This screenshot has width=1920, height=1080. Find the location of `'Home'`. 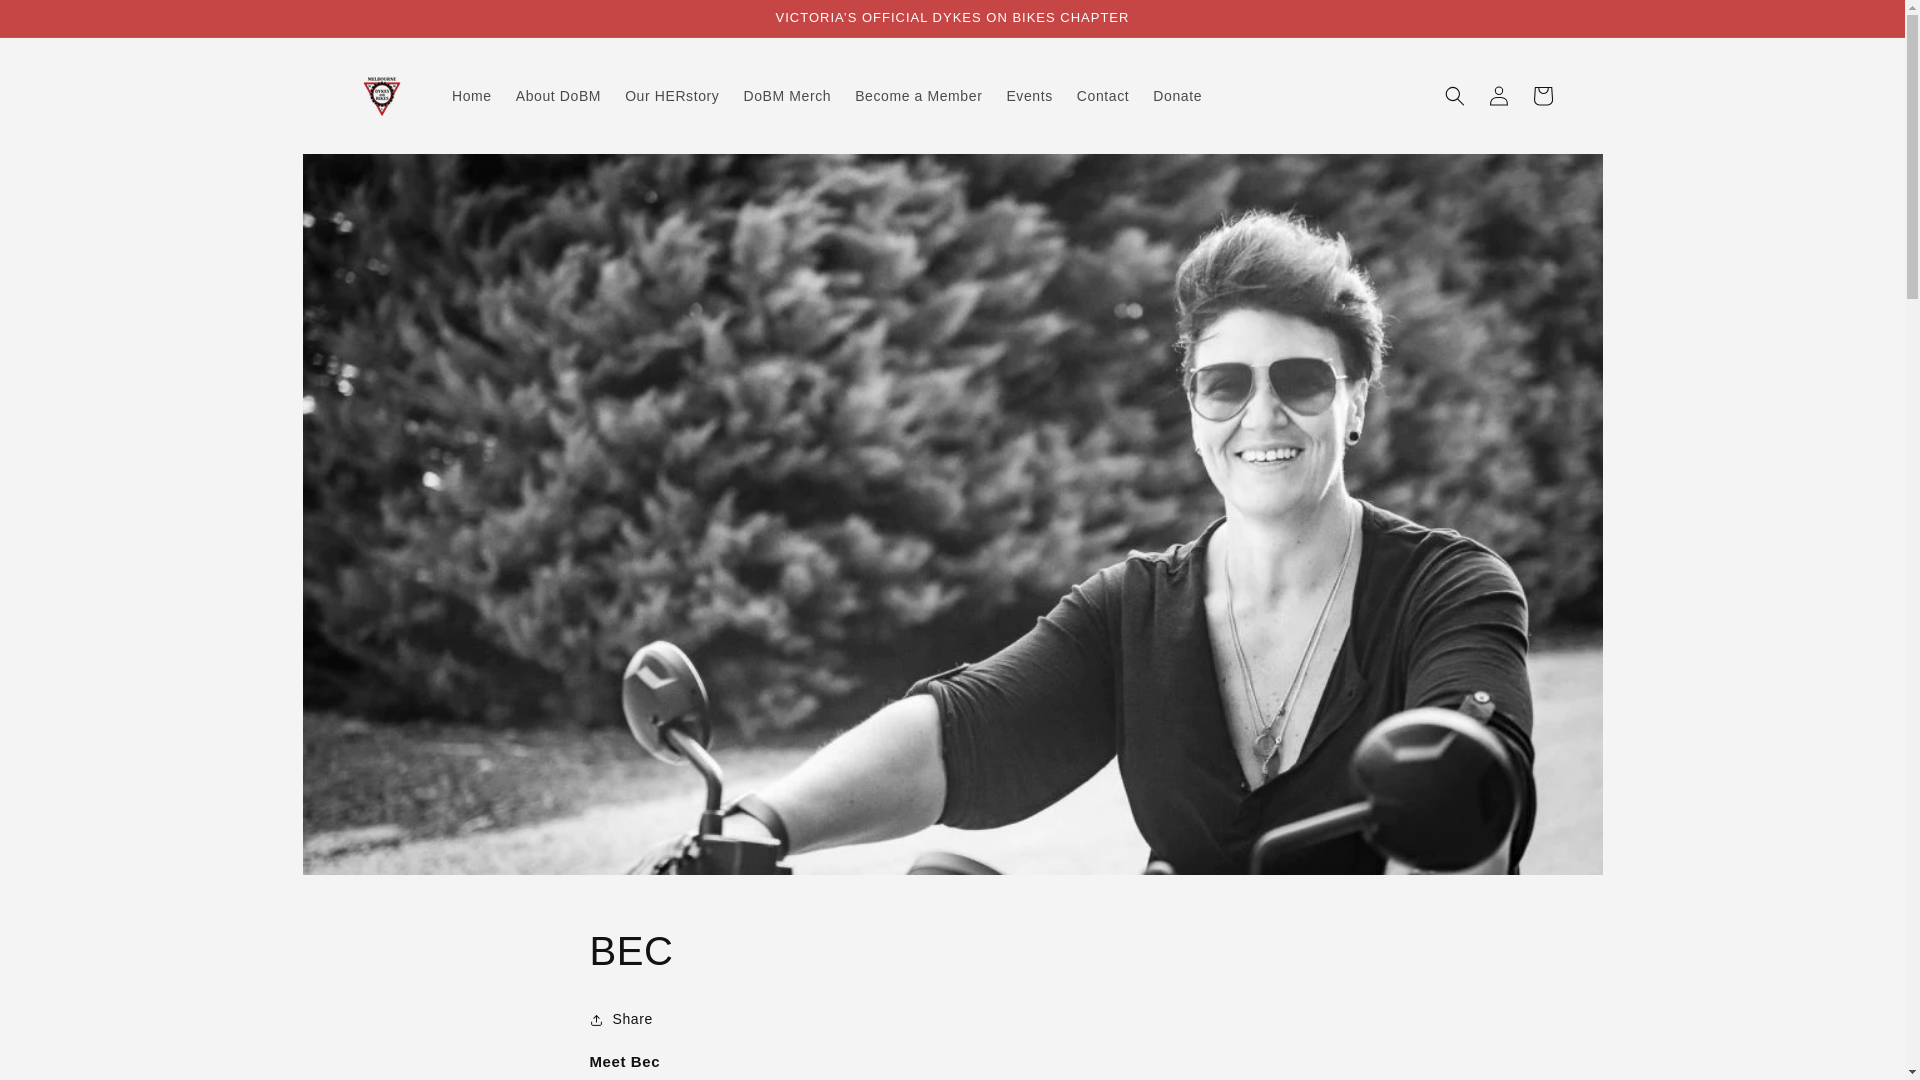

'Home' is located at coordinates (470, 96).